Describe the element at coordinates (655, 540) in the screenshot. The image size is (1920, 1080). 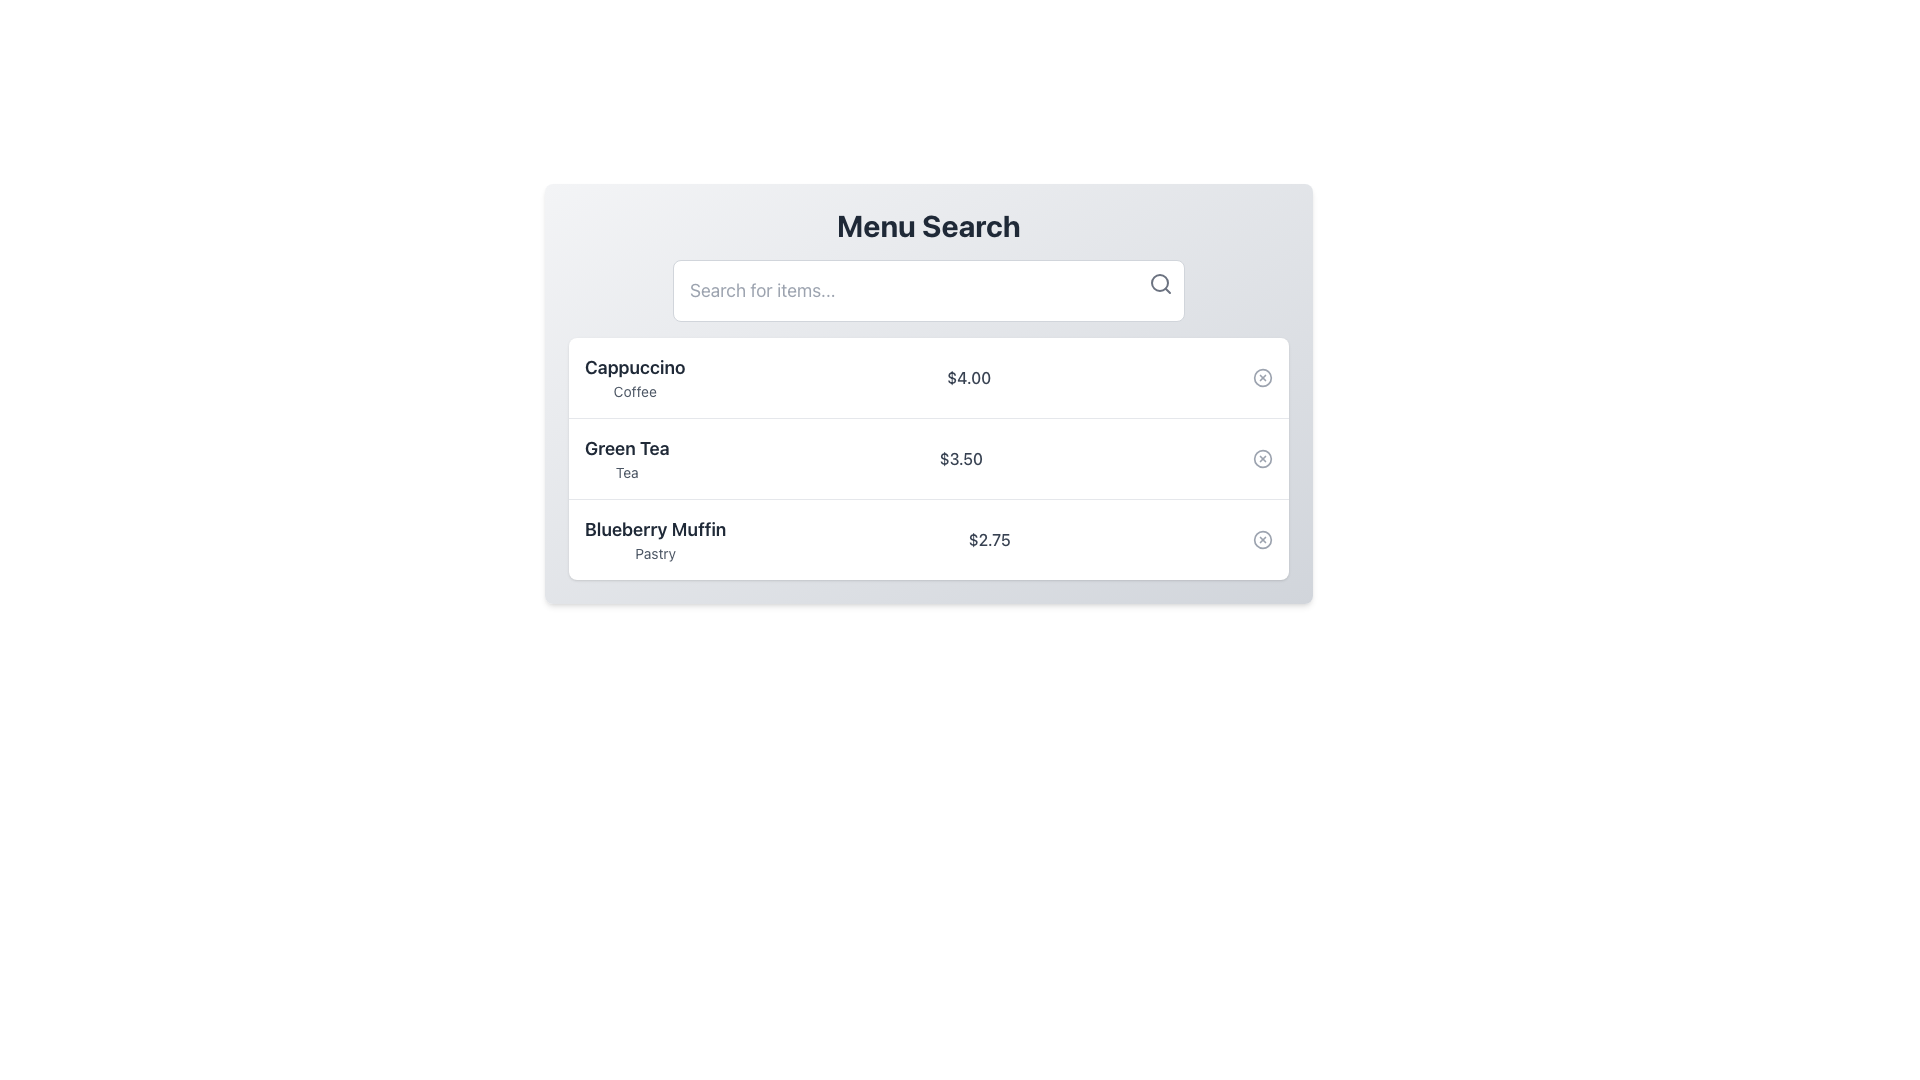
I see `the Text label displaying a menu item name and its category located in the third row of the menu list under the 'Menu Search' header, to the left of the price tag '$2.75'` at that location.